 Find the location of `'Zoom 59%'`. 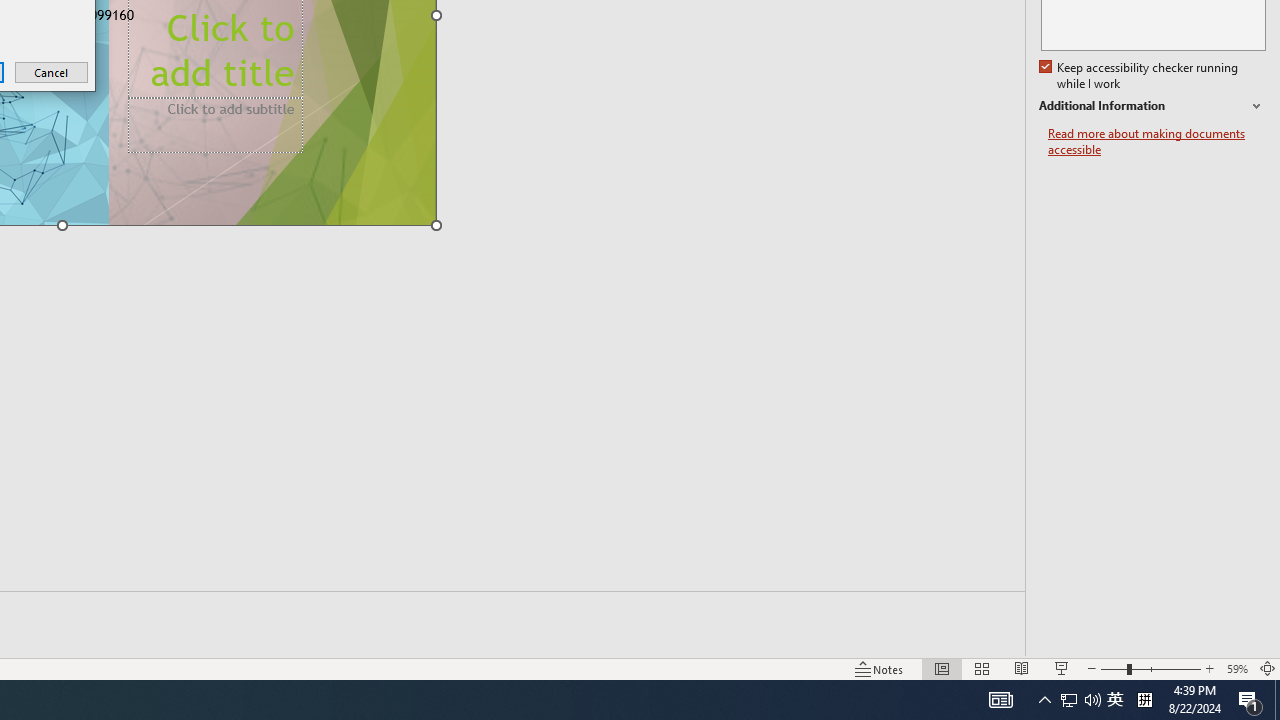

'Zoom 59%' is located at coordinates (1236, 669).